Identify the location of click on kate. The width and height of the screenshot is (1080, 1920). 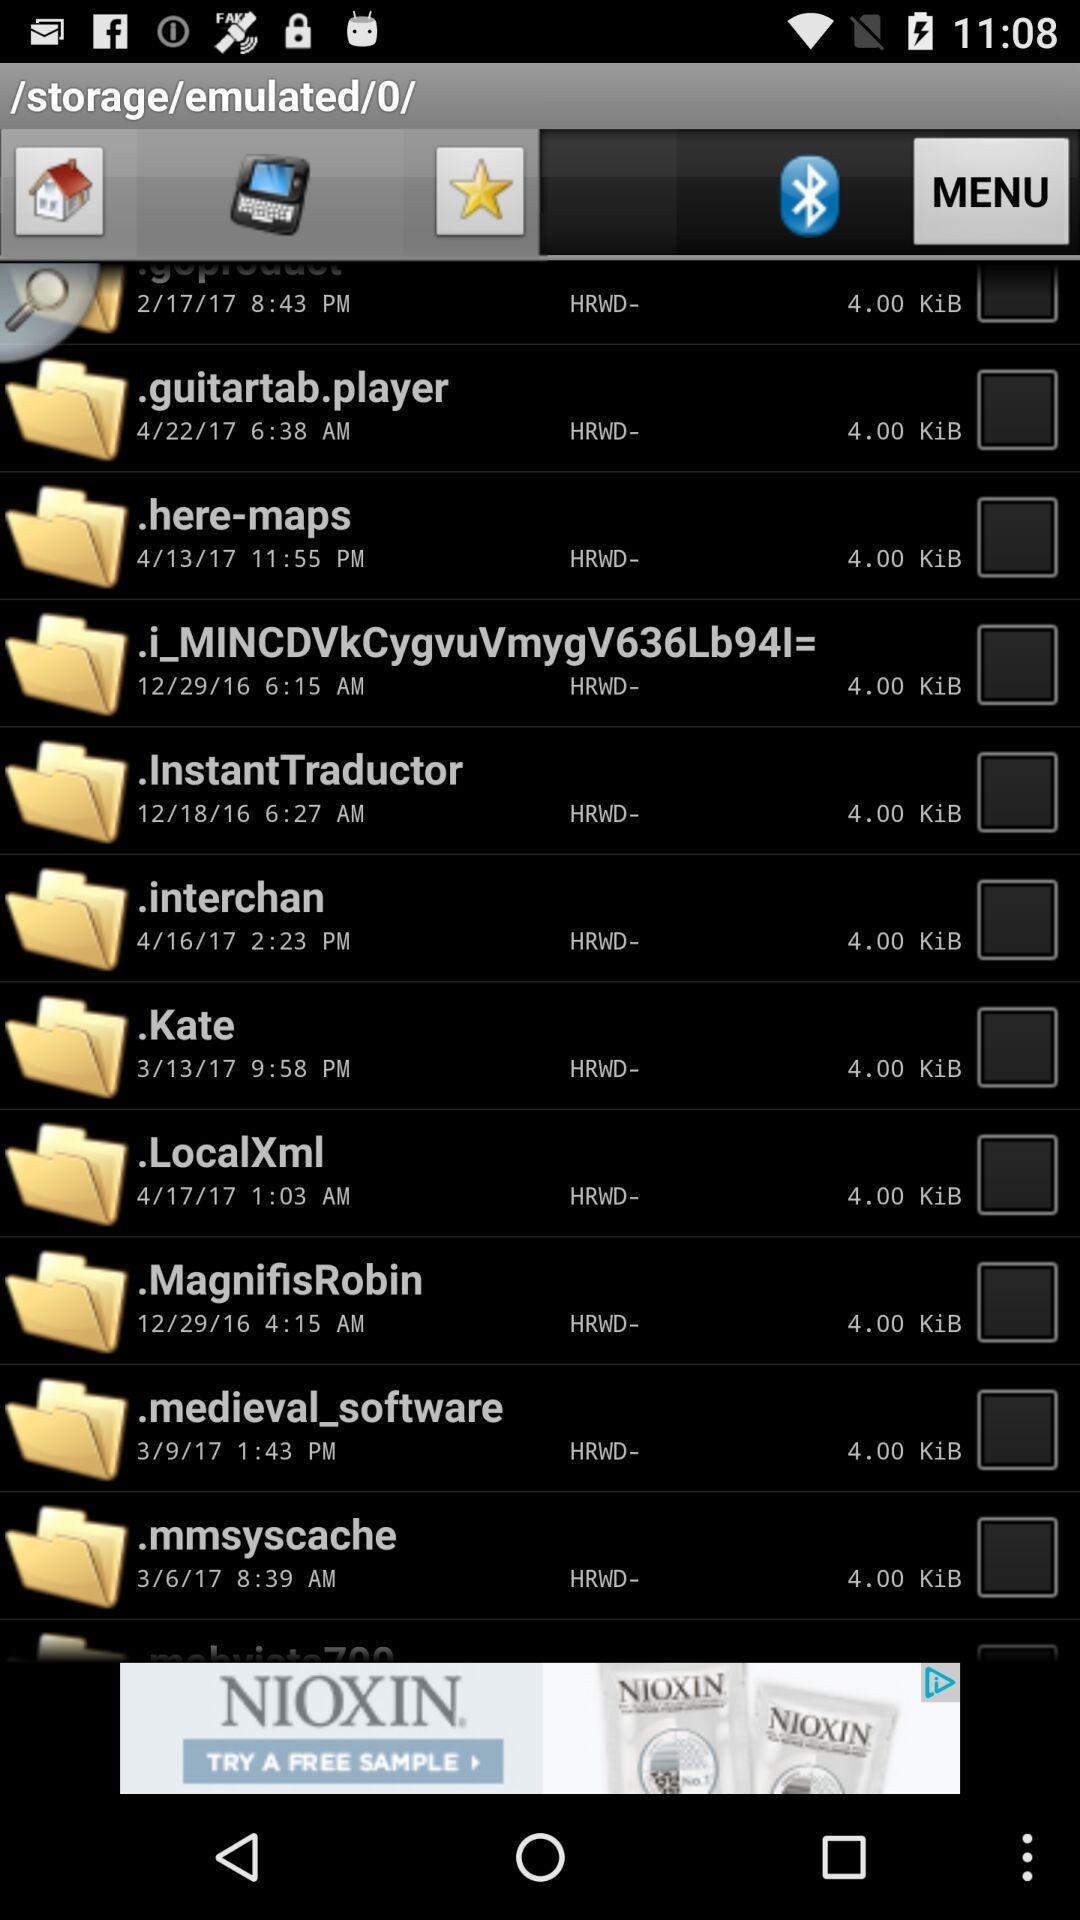
(1023, 1044).